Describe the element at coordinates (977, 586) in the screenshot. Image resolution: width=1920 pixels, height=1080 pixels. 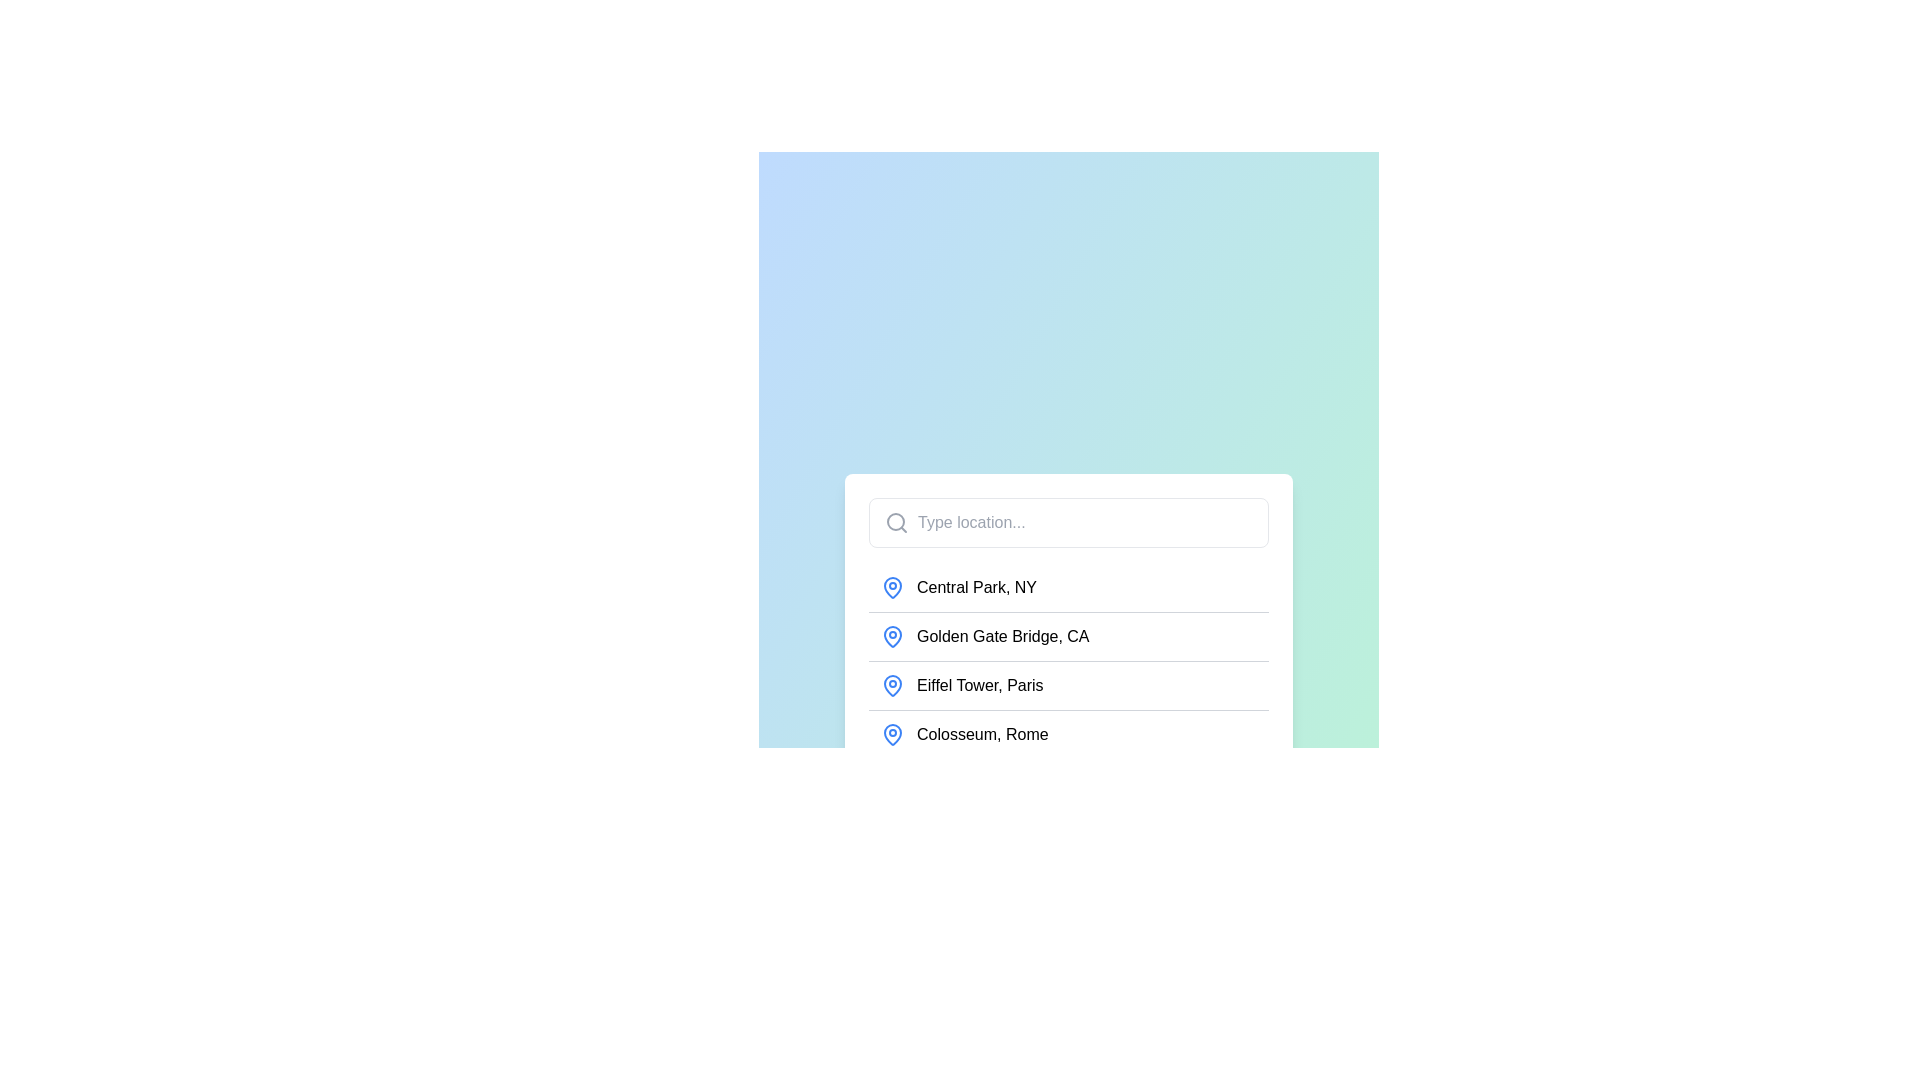
I see `the text label 'Central Park, NY'` at that location.